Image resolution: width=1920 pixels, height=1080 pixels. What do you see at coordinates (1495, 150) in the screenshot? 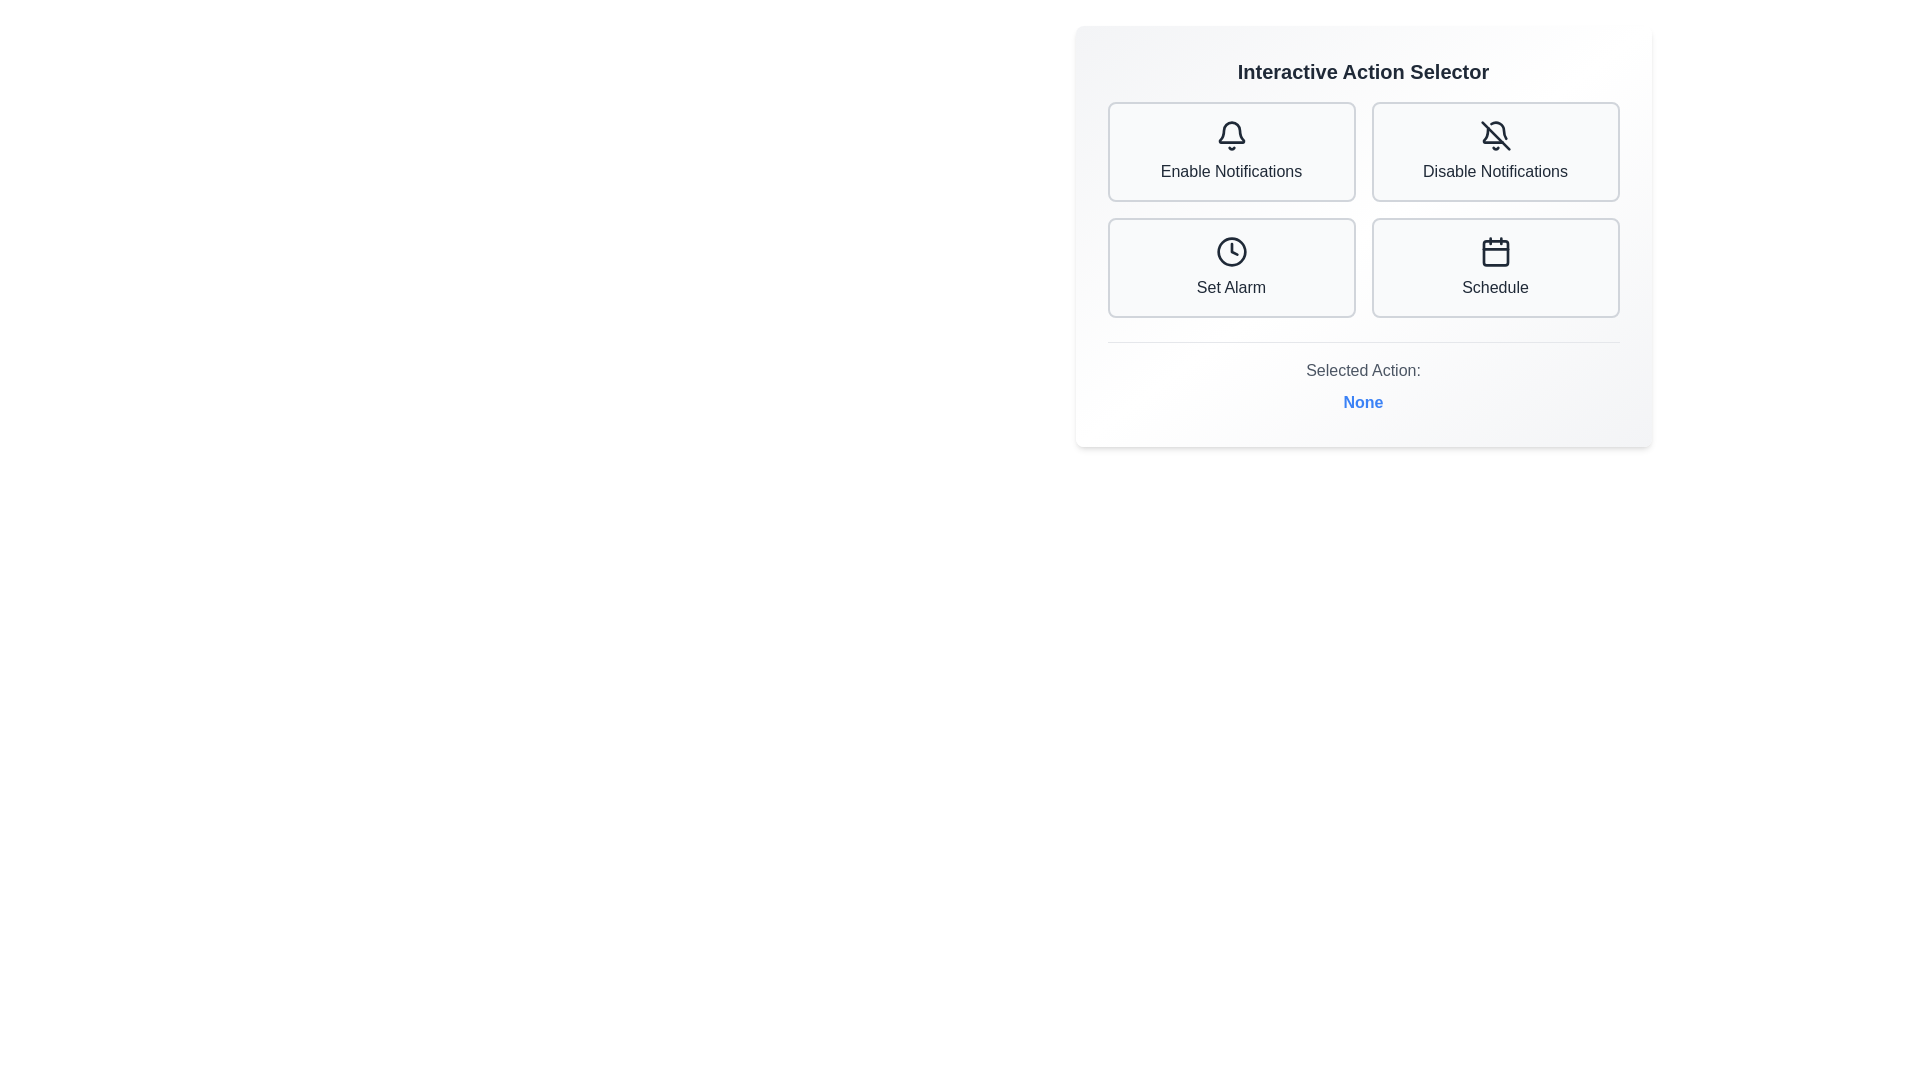
I see `the button corresponding to Disable Notifications` at bounding box center [1495, 150].